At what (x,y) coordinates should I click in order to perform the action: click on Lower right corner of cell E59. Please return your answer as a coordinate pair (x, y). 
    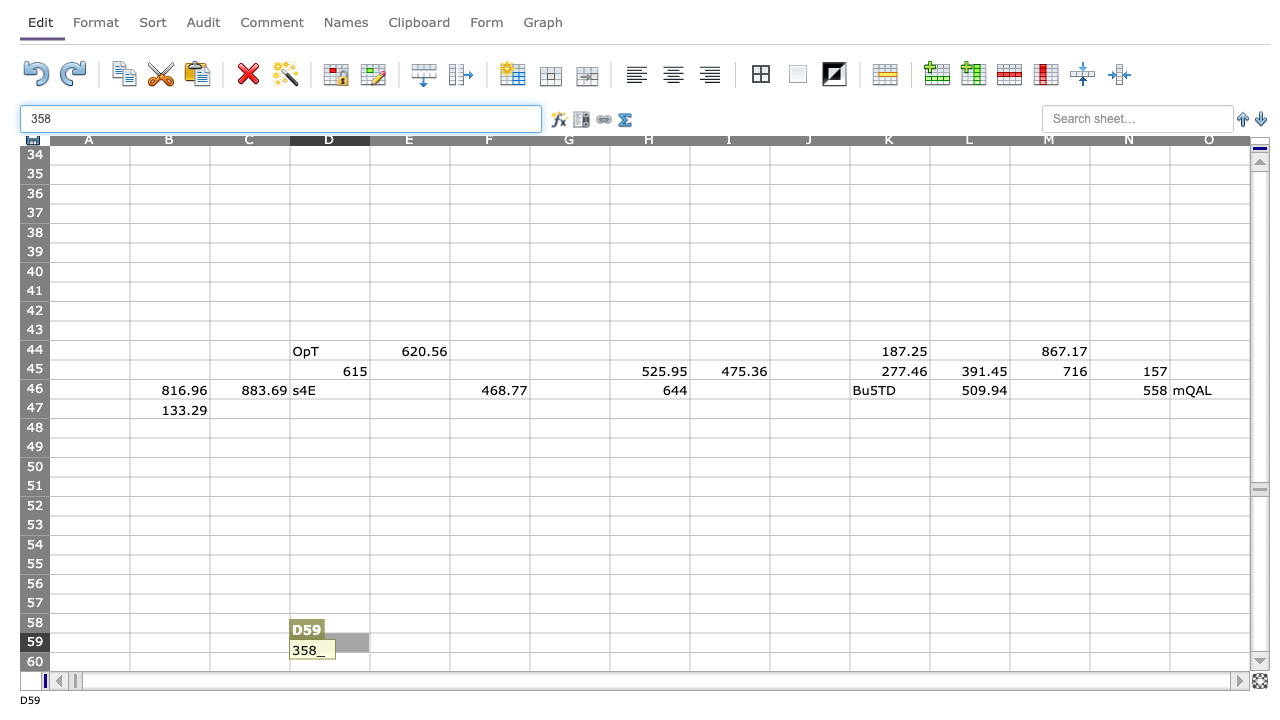
    Looking at the image, I should click on (449, 652).